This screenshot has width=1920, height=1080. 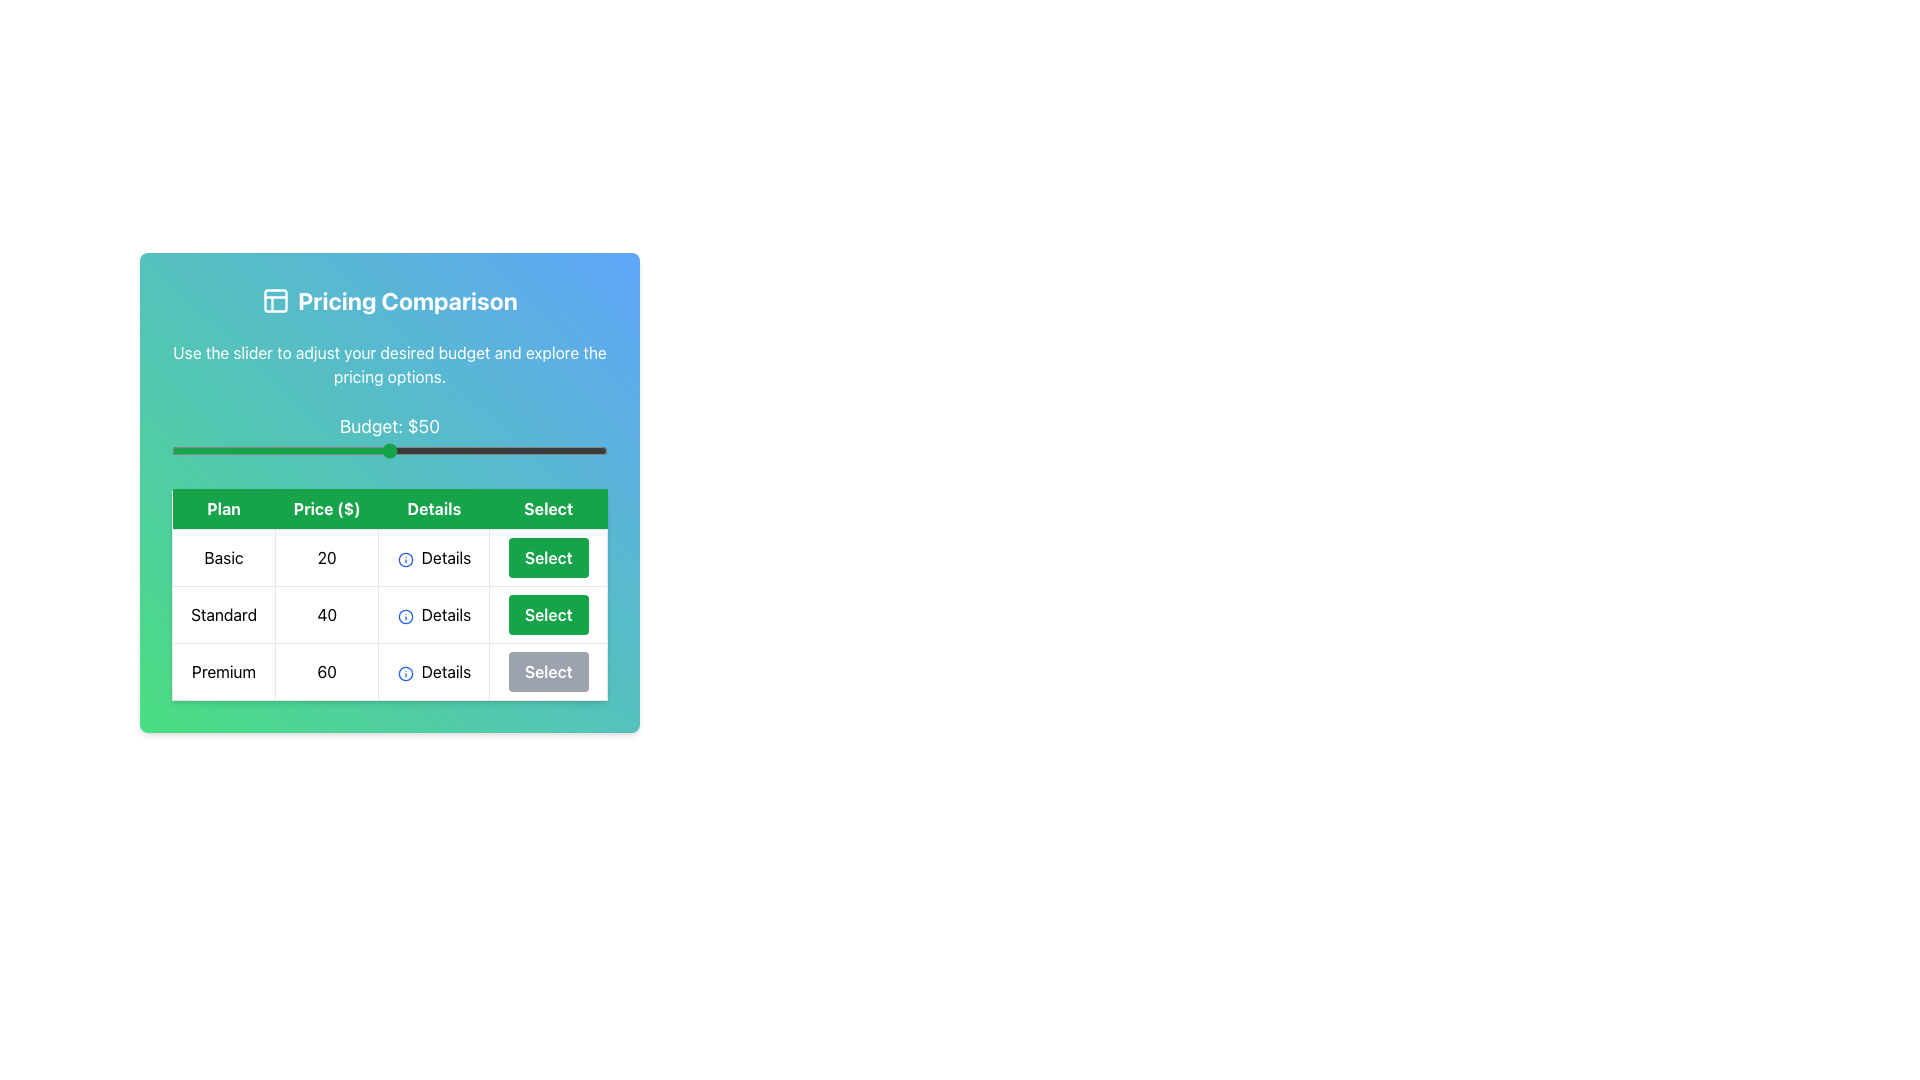 I want to click on the disabled 'Premium' pricing plan button located in the fourth column of the third row within the 'Pricing Comparison' grid, so click(x=548, y=671).